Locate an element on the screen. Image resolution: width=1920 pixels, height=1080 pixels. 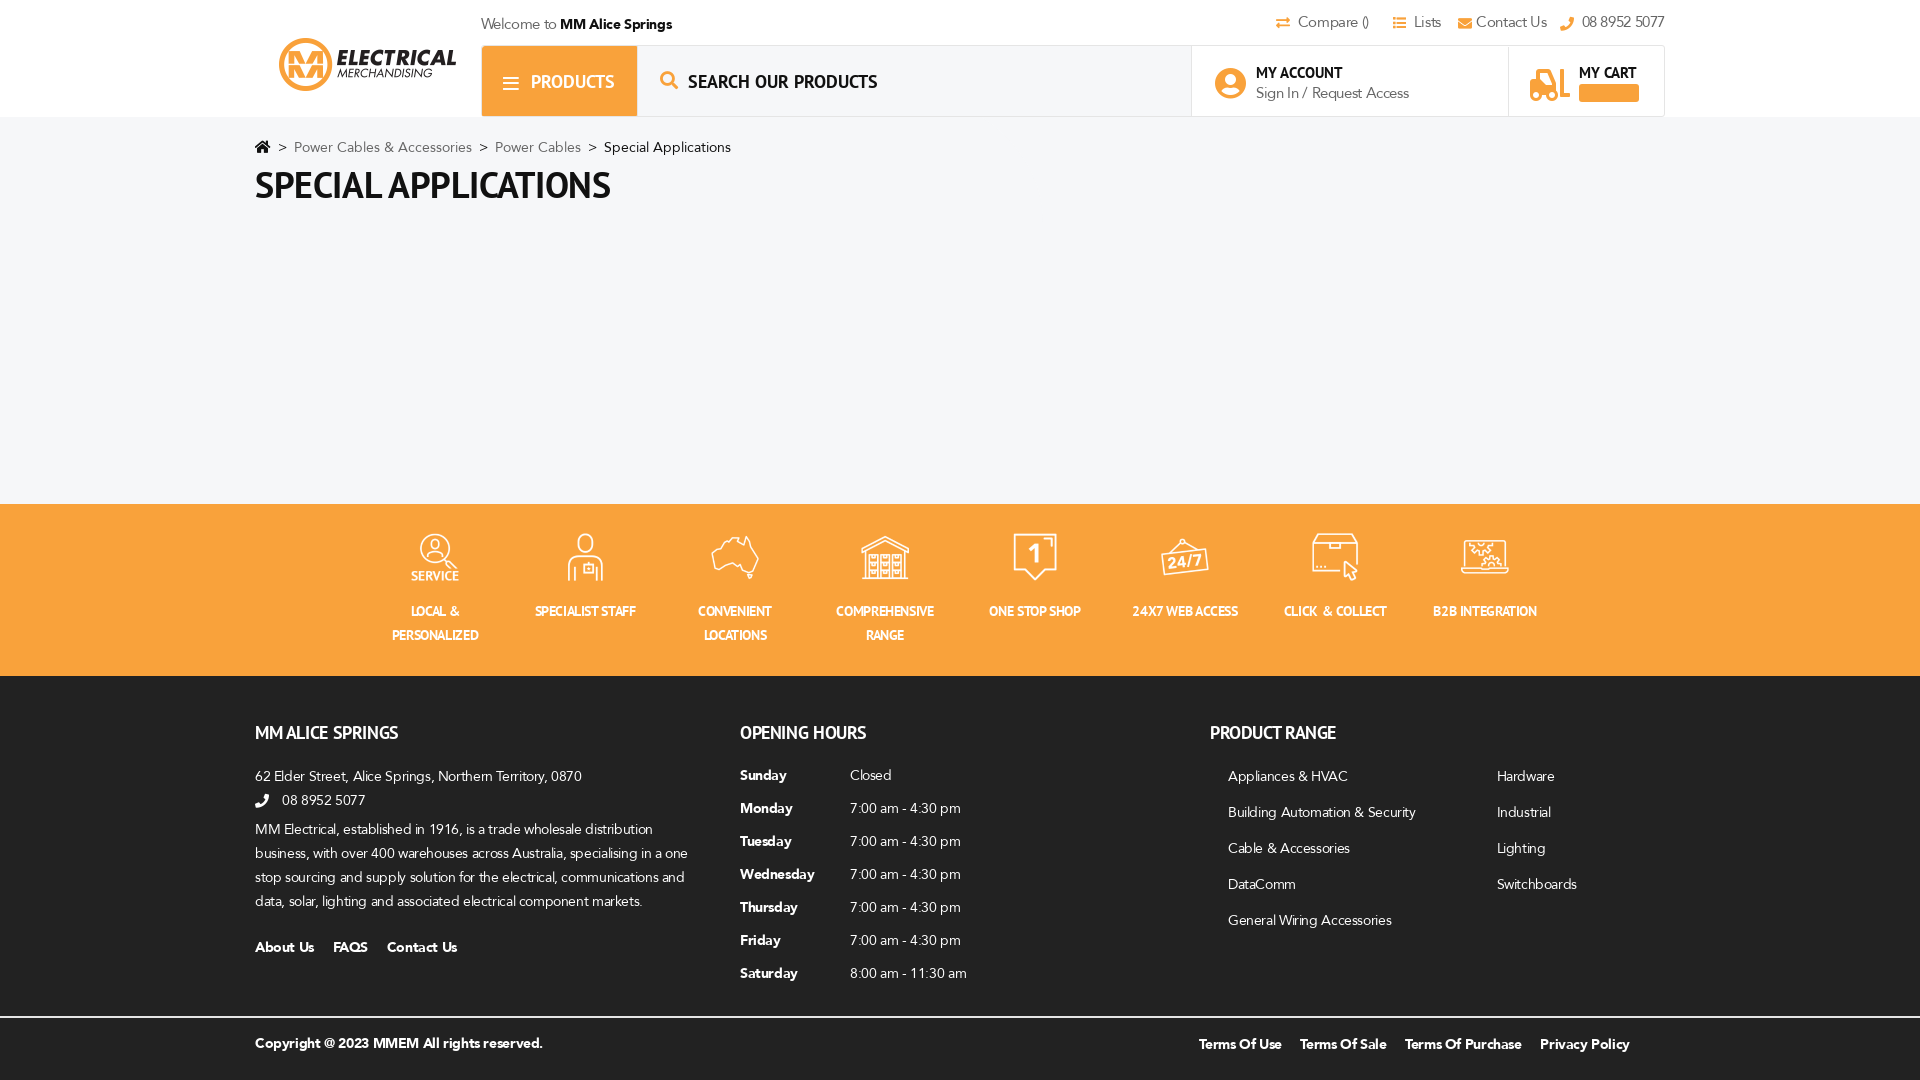
'Lighting' is located at coordinates (1520, 847).